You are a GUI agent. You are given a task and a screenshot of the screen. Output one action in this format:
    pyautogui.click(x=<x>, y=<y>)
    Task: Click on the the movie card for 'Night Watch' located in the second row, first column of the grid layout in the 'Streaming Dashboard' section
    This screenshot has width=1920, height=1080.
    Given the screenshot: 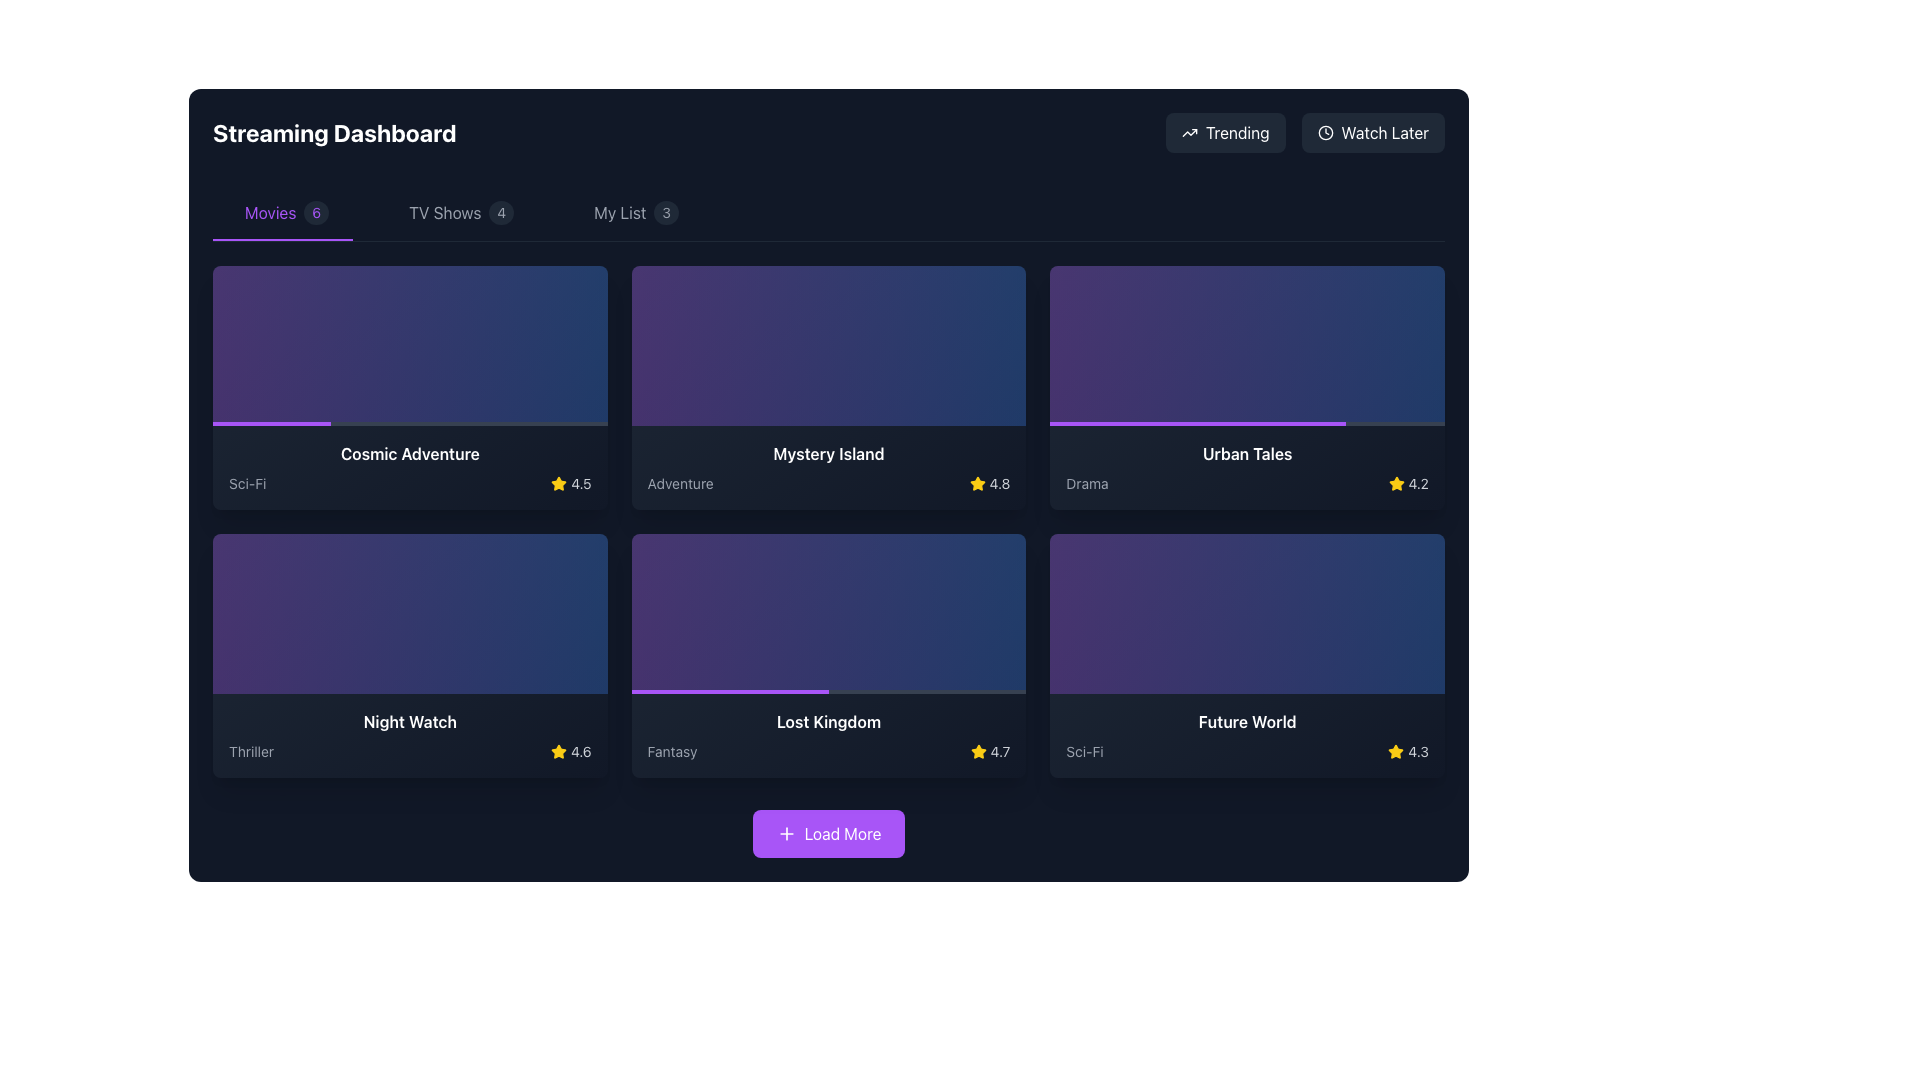 What is the action you would take?
    pyautogui.click(x=409, y=655)
    